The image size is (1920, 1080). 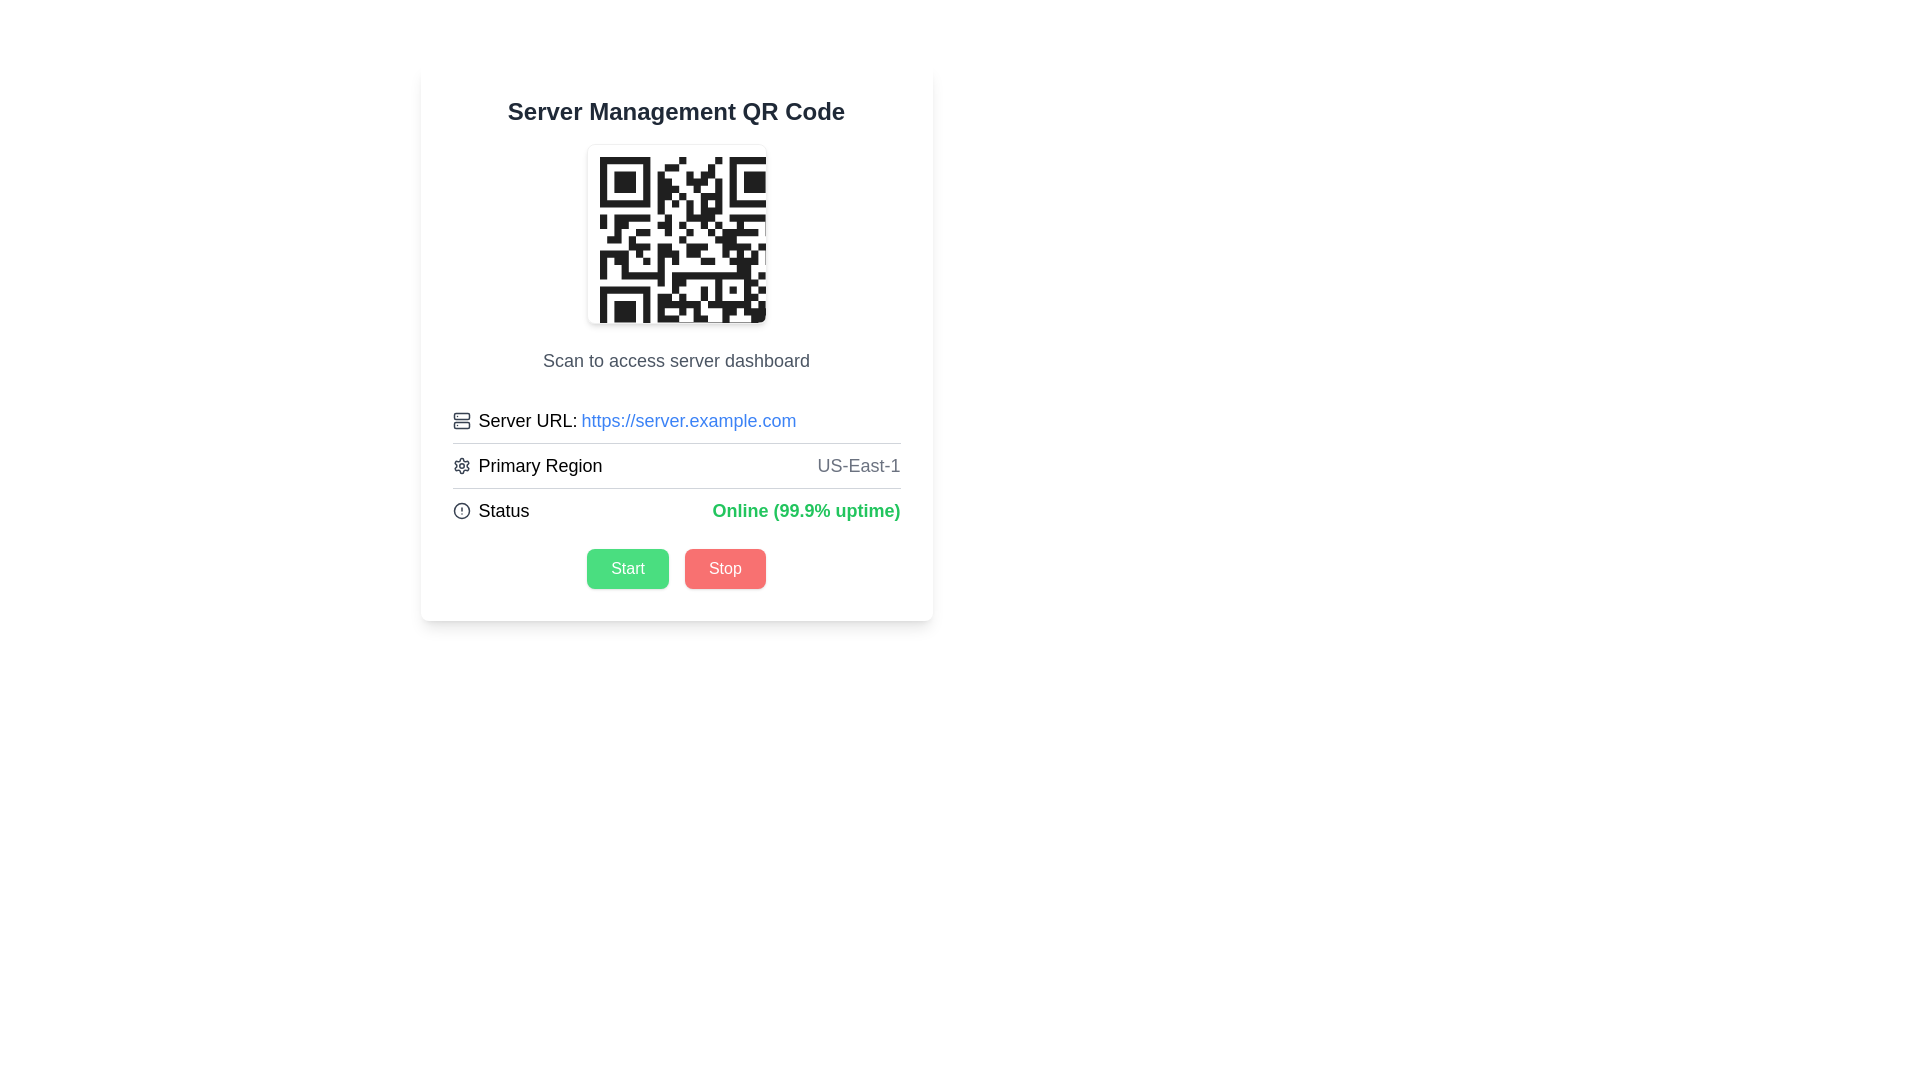 I want to click on the warning or alert indicator icon located beside the 'Status' label in the 'Status' section of the interface, so click(x=460, y=509).